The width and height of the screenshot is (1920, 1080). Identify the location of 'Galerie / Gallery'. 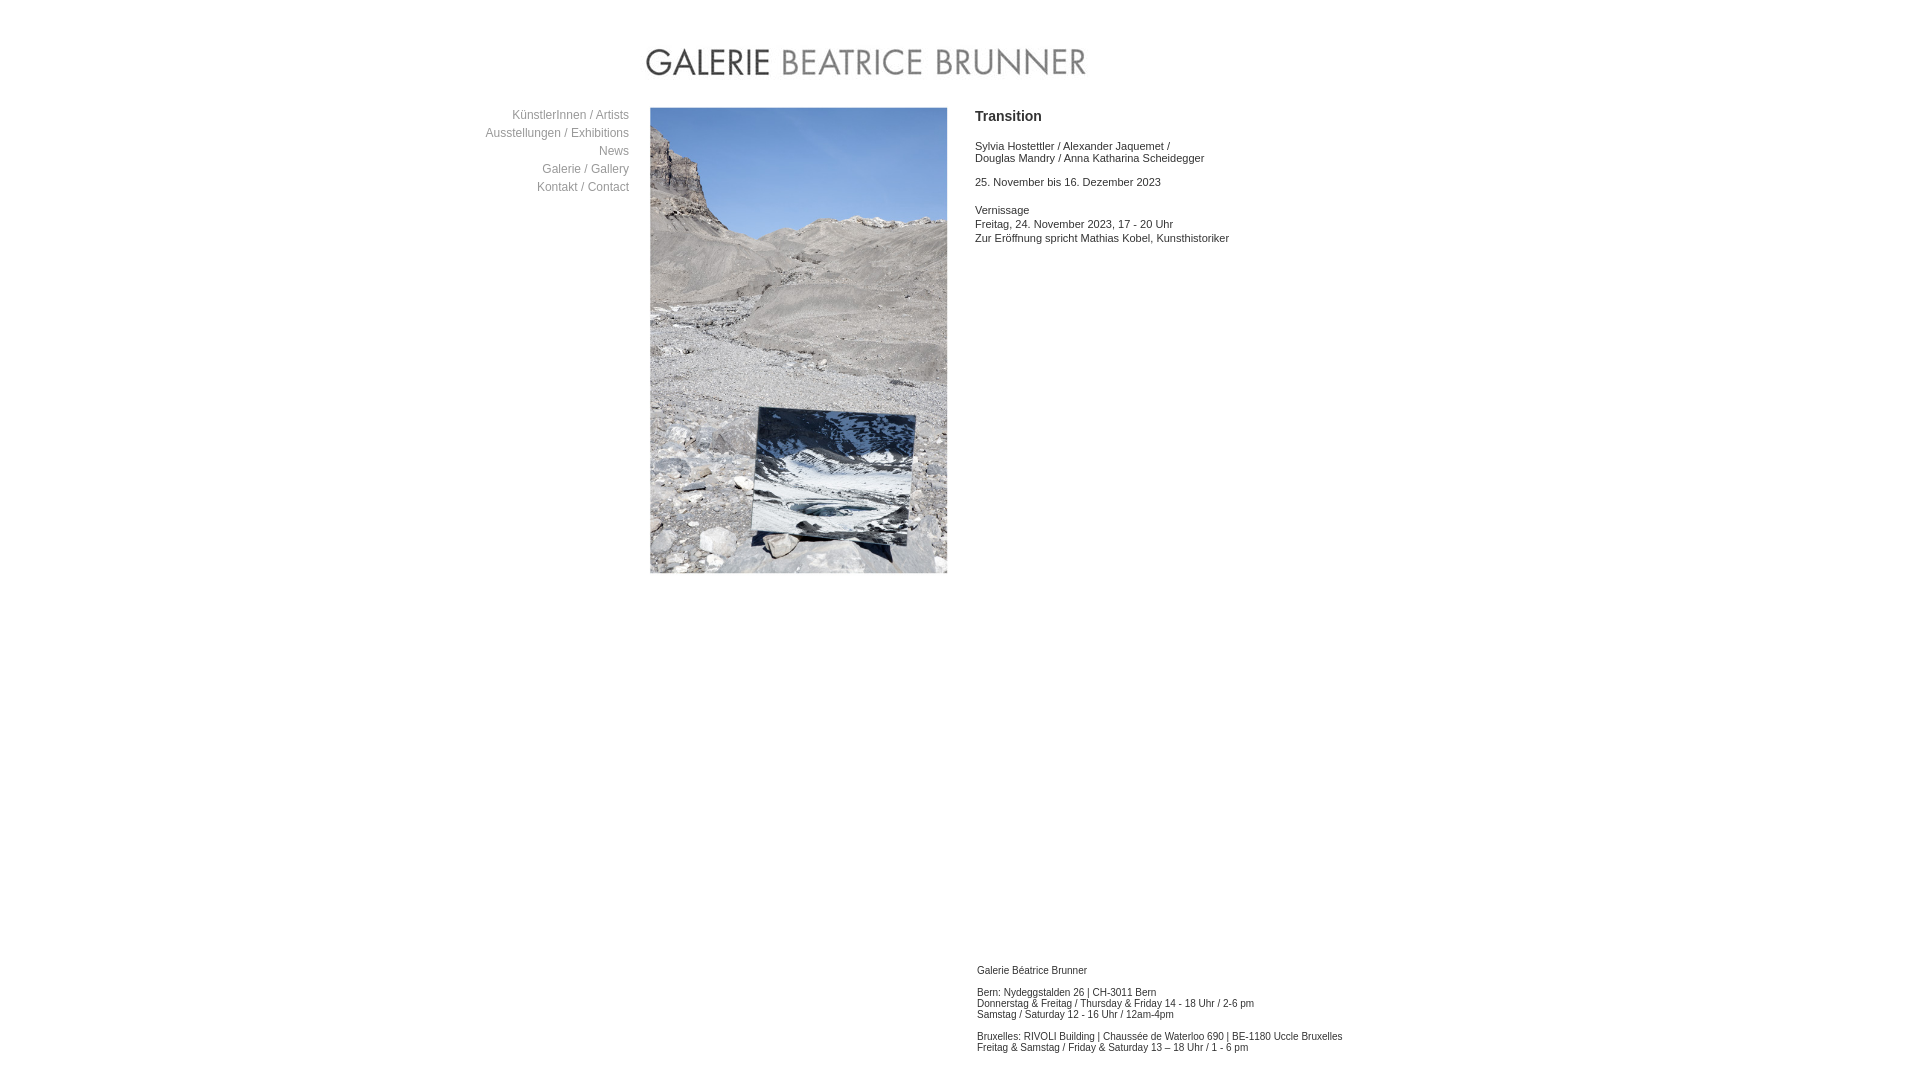
(584, 168).